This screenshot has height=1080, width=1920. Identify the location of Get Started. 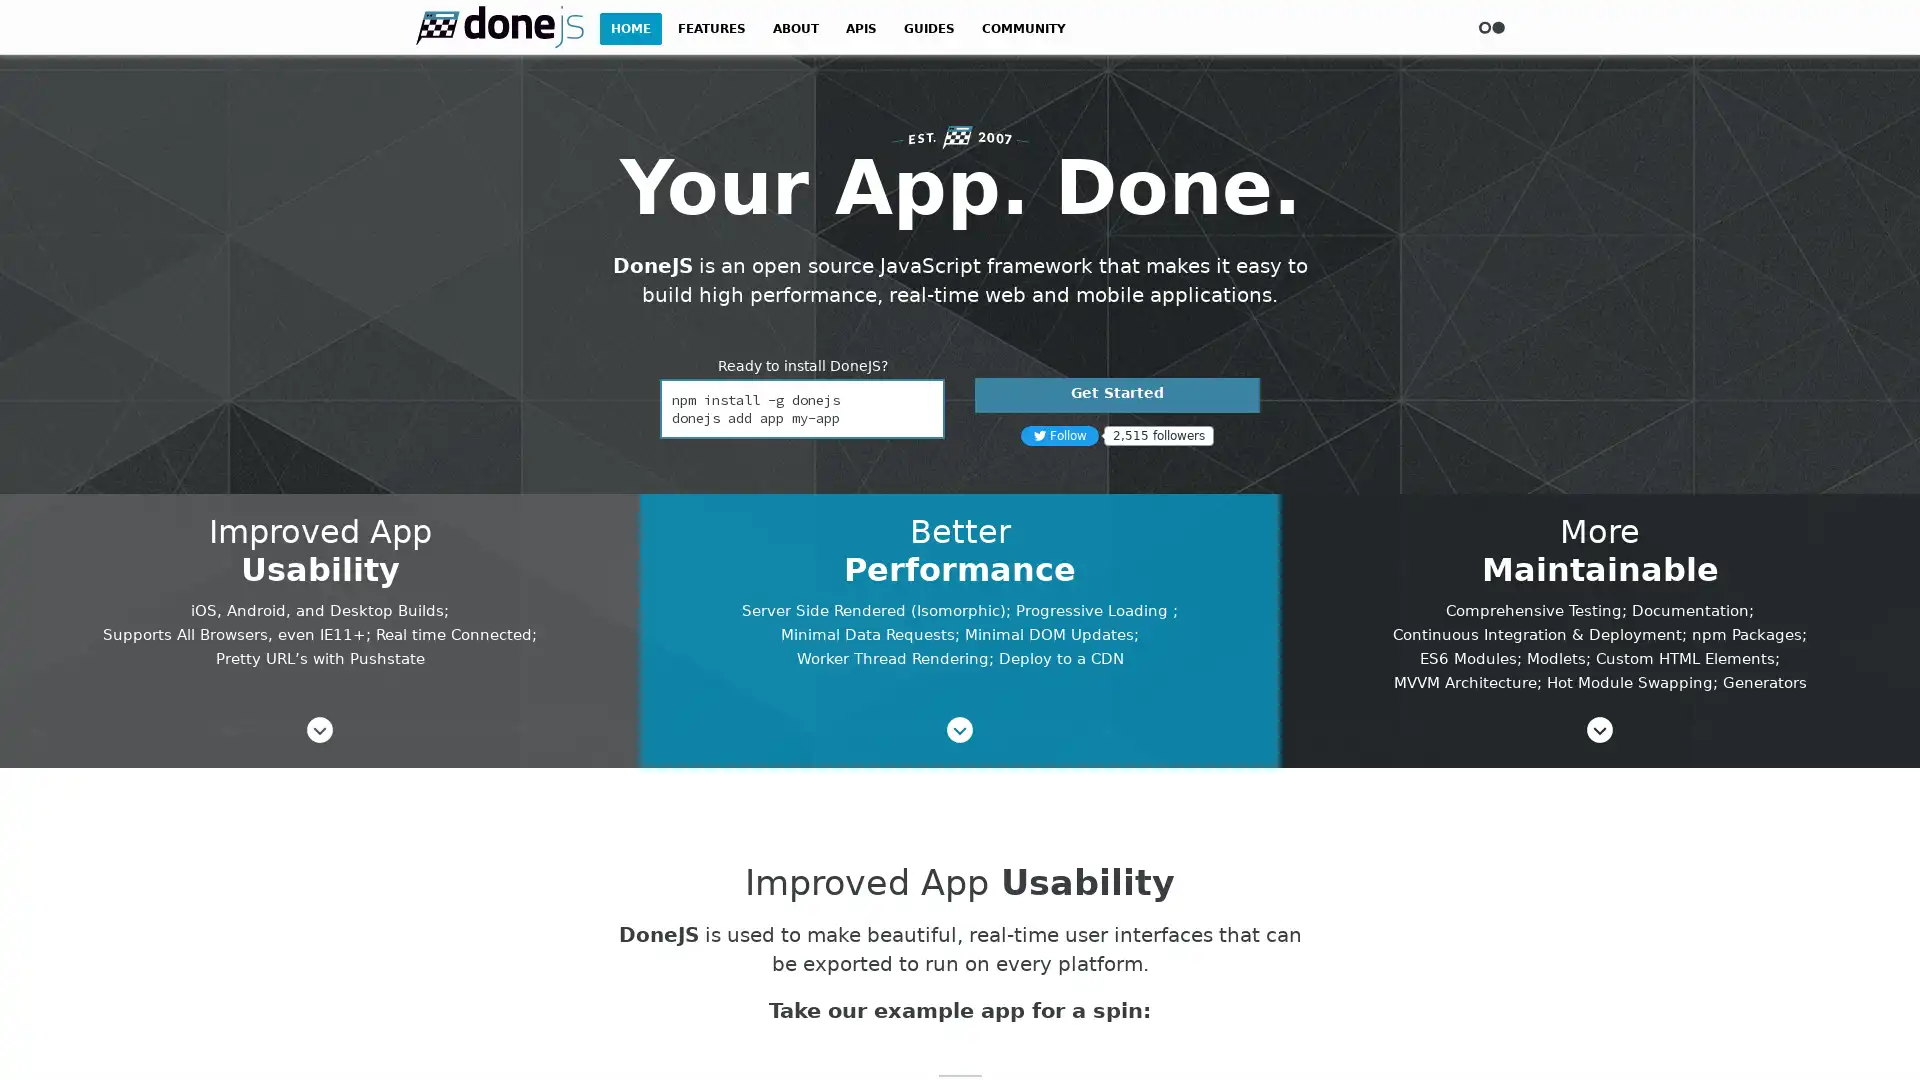
(1116, 395).